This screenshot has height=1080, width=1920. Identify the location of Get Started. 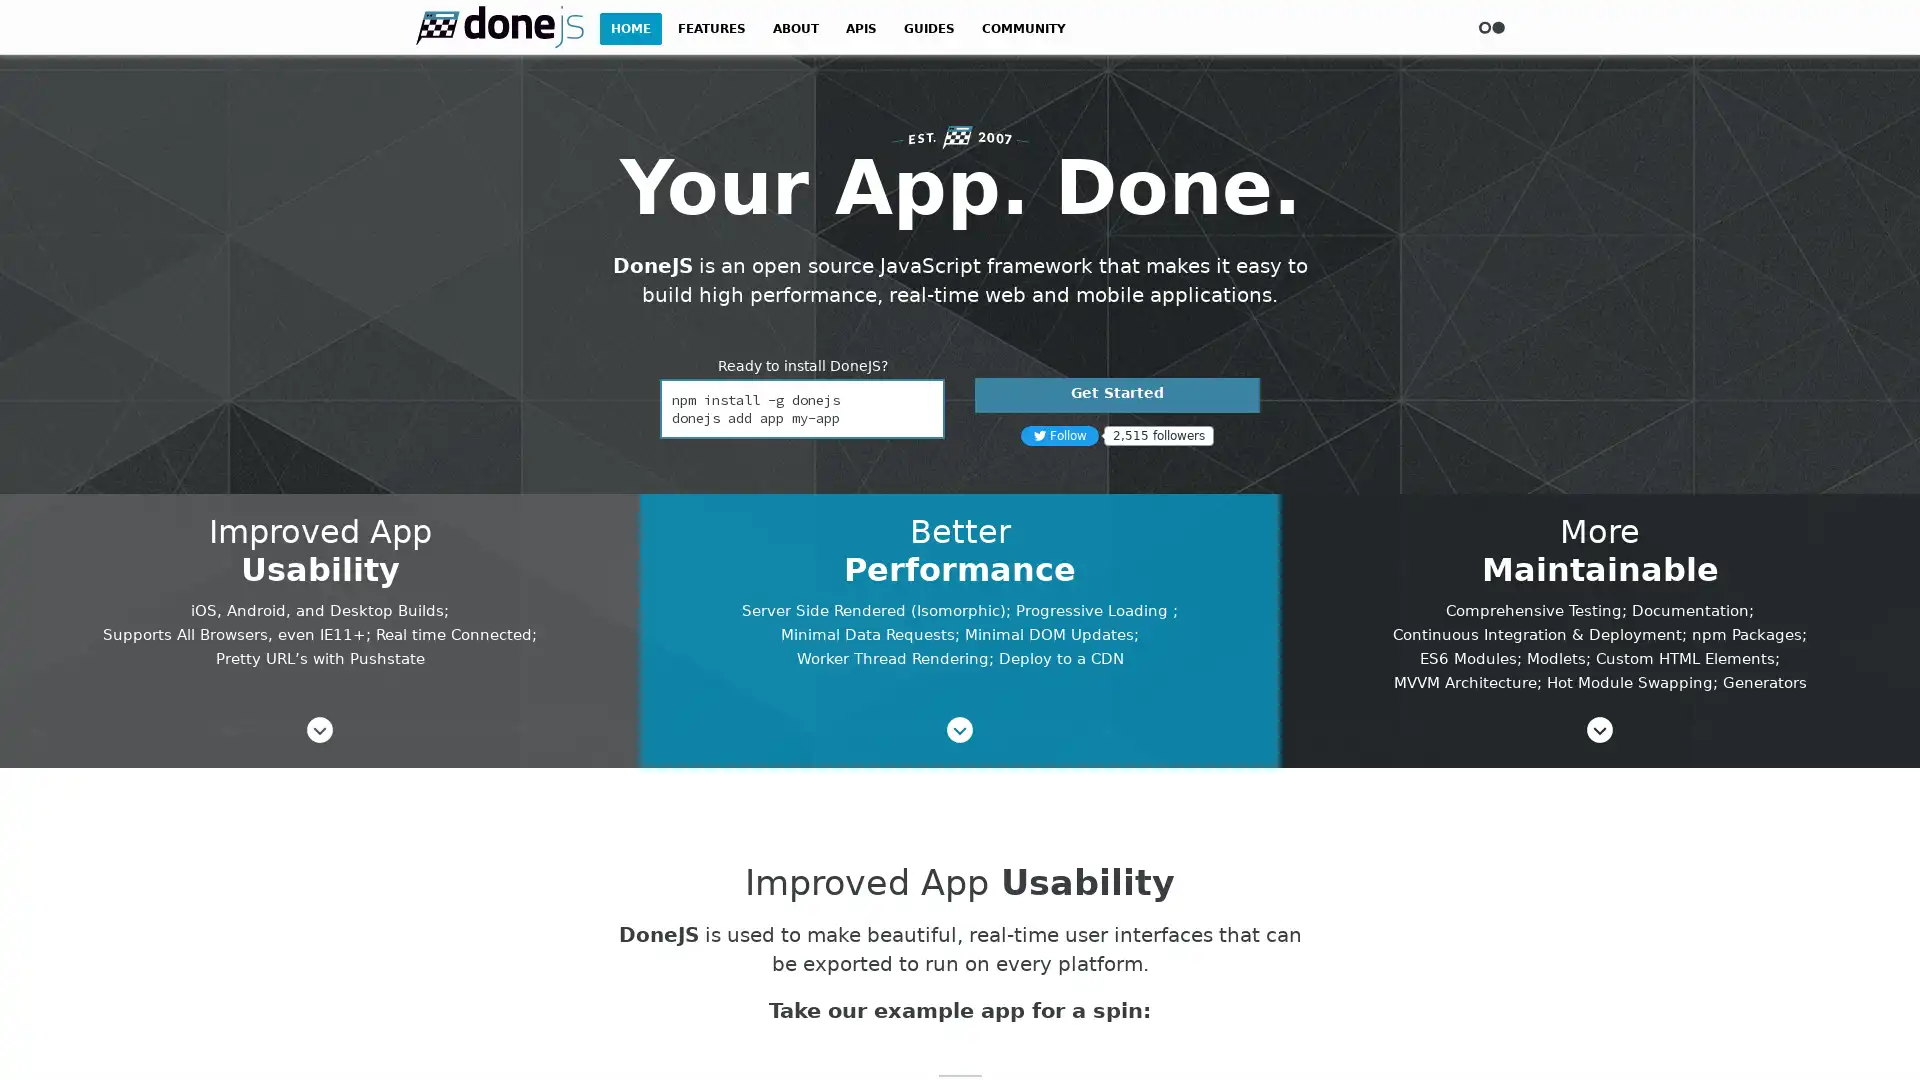
(1116, 395).